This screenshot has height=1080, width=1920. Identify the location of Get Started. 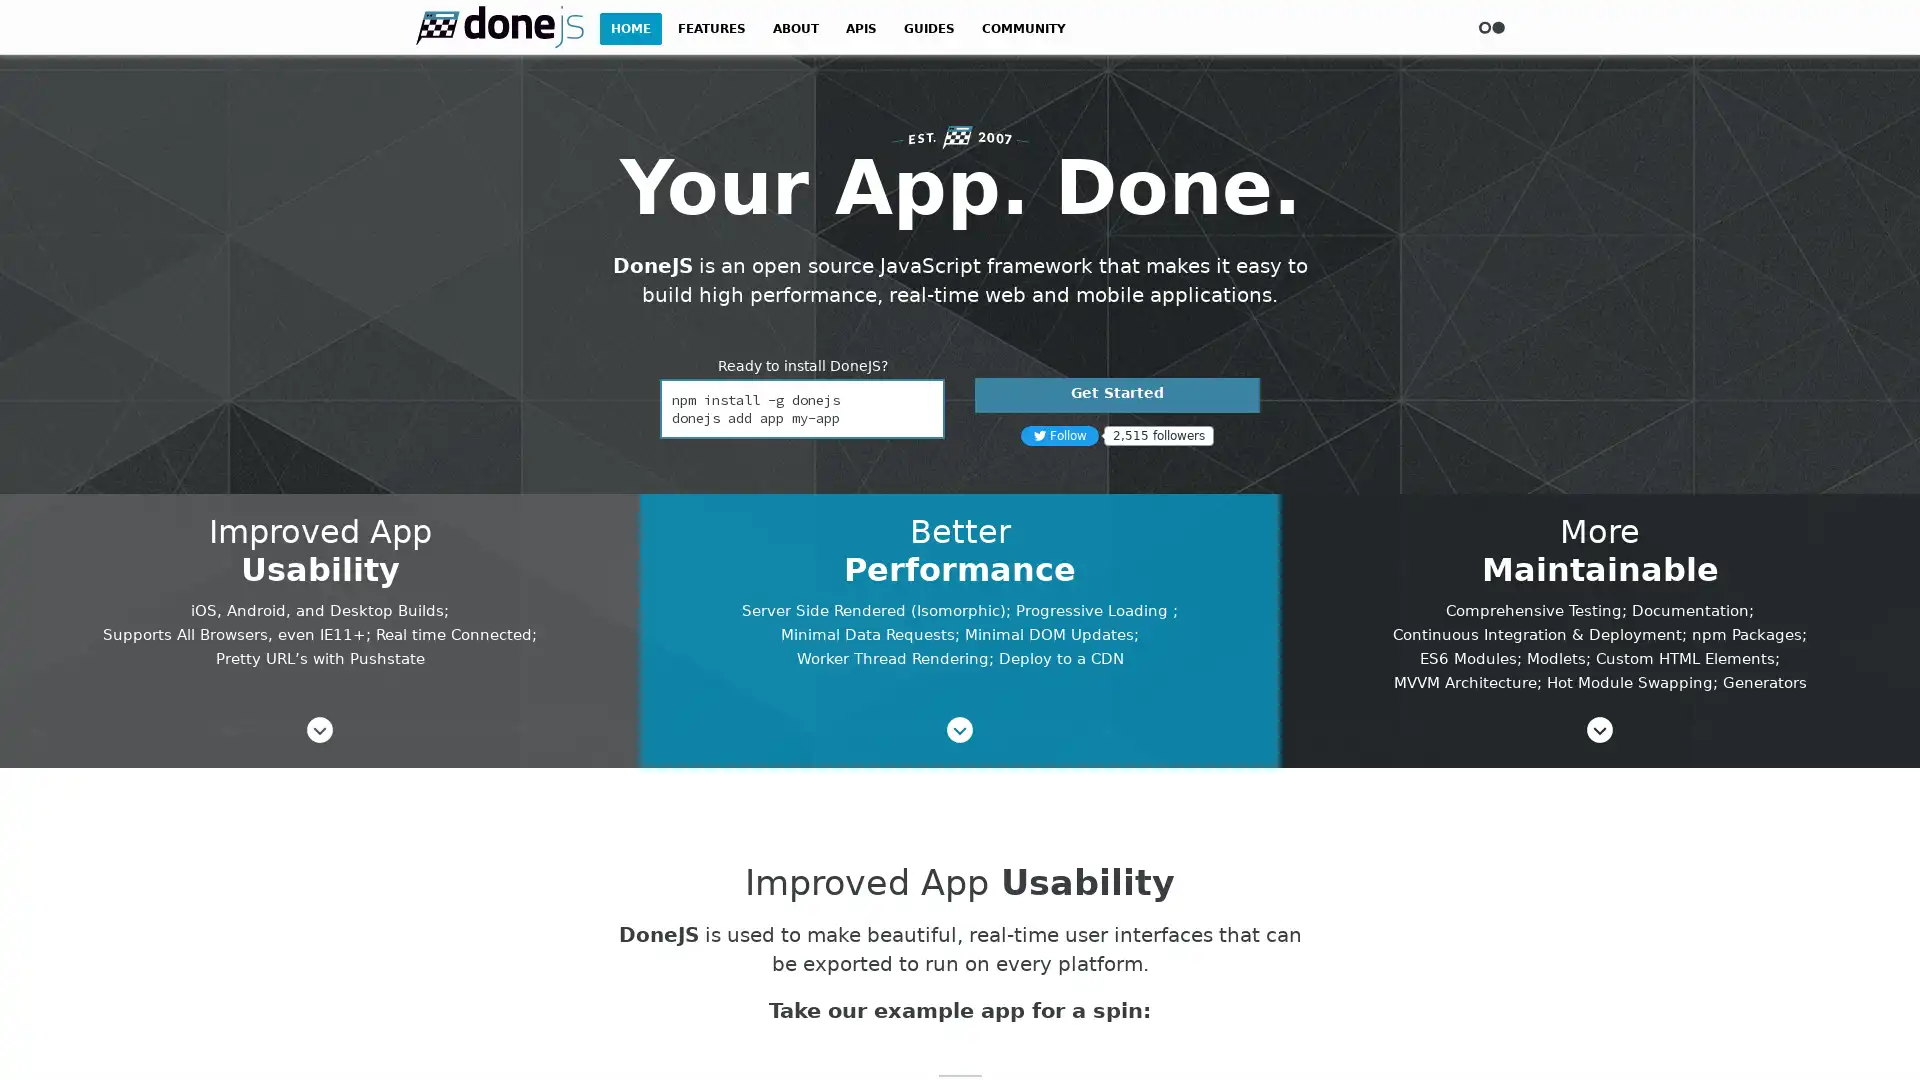
(1116, 395).